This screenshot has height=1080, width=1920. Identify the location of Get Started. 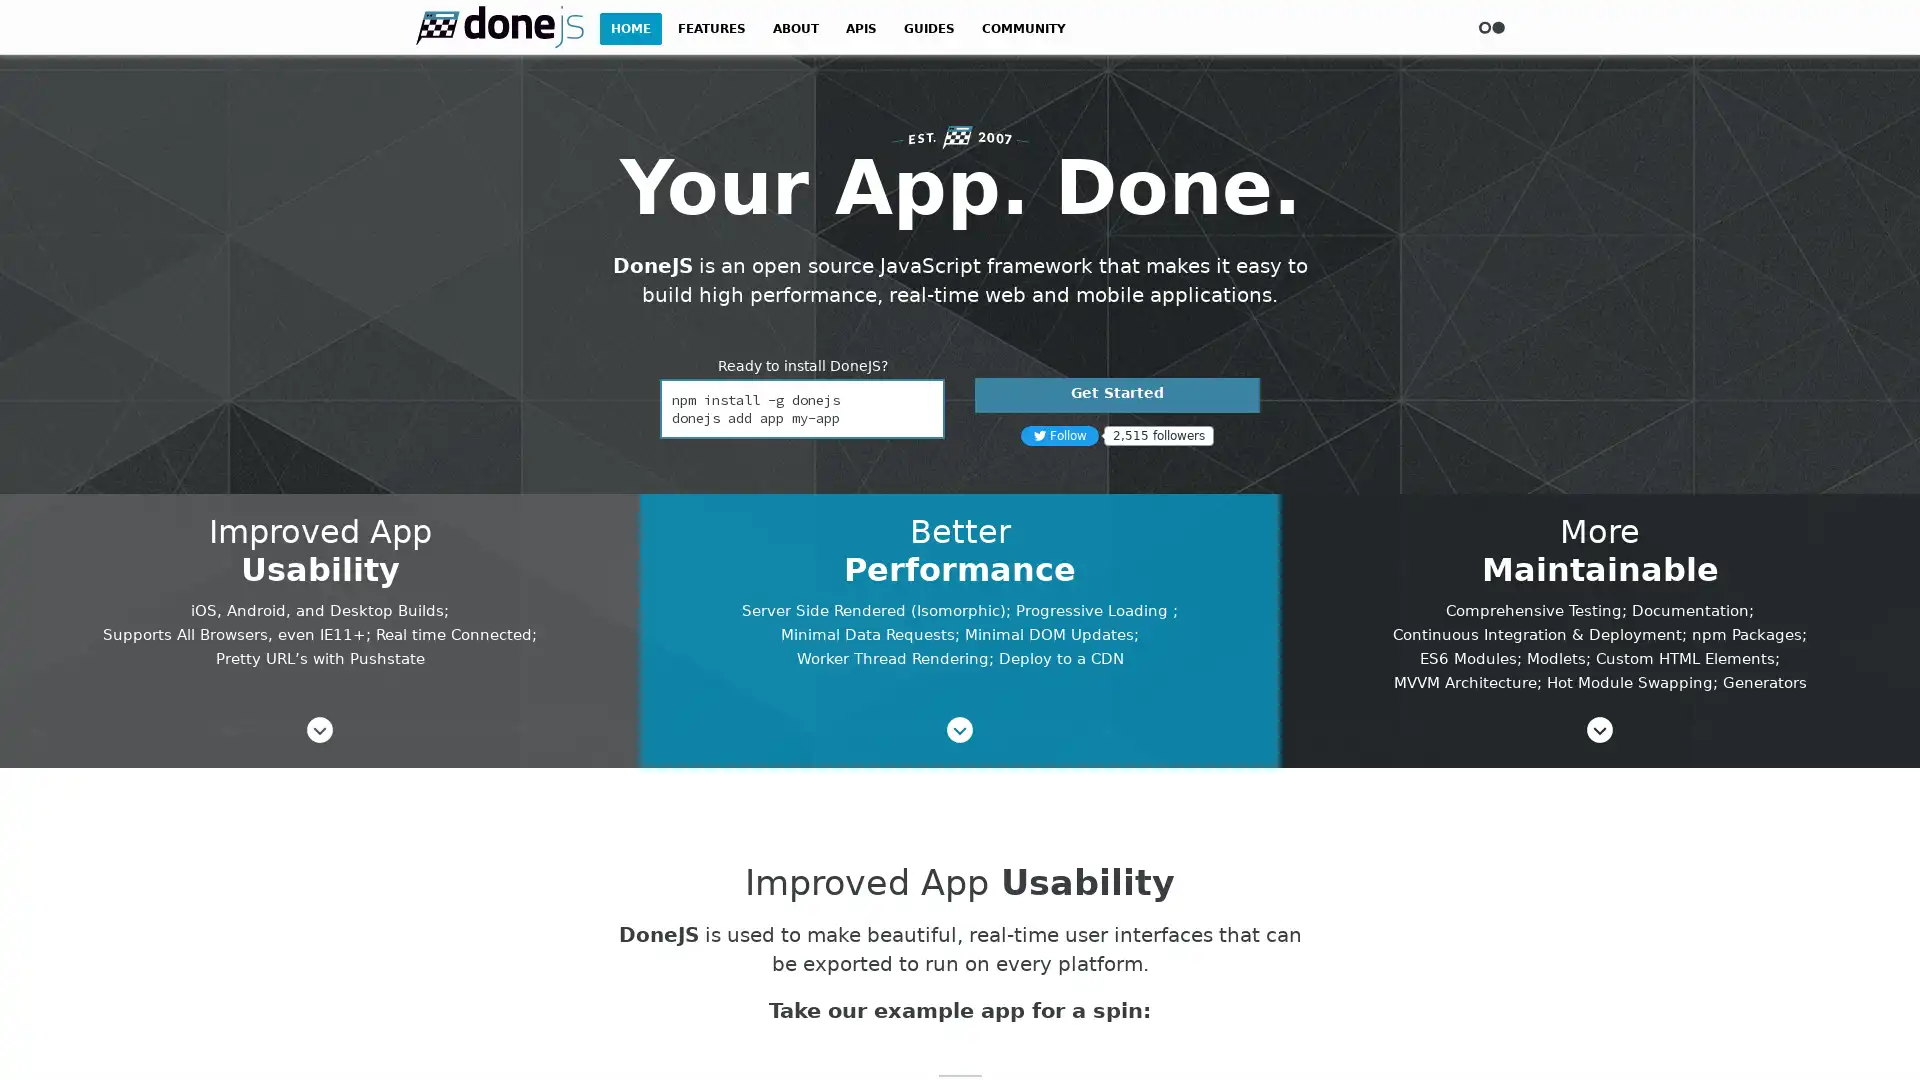
(1116, 395).